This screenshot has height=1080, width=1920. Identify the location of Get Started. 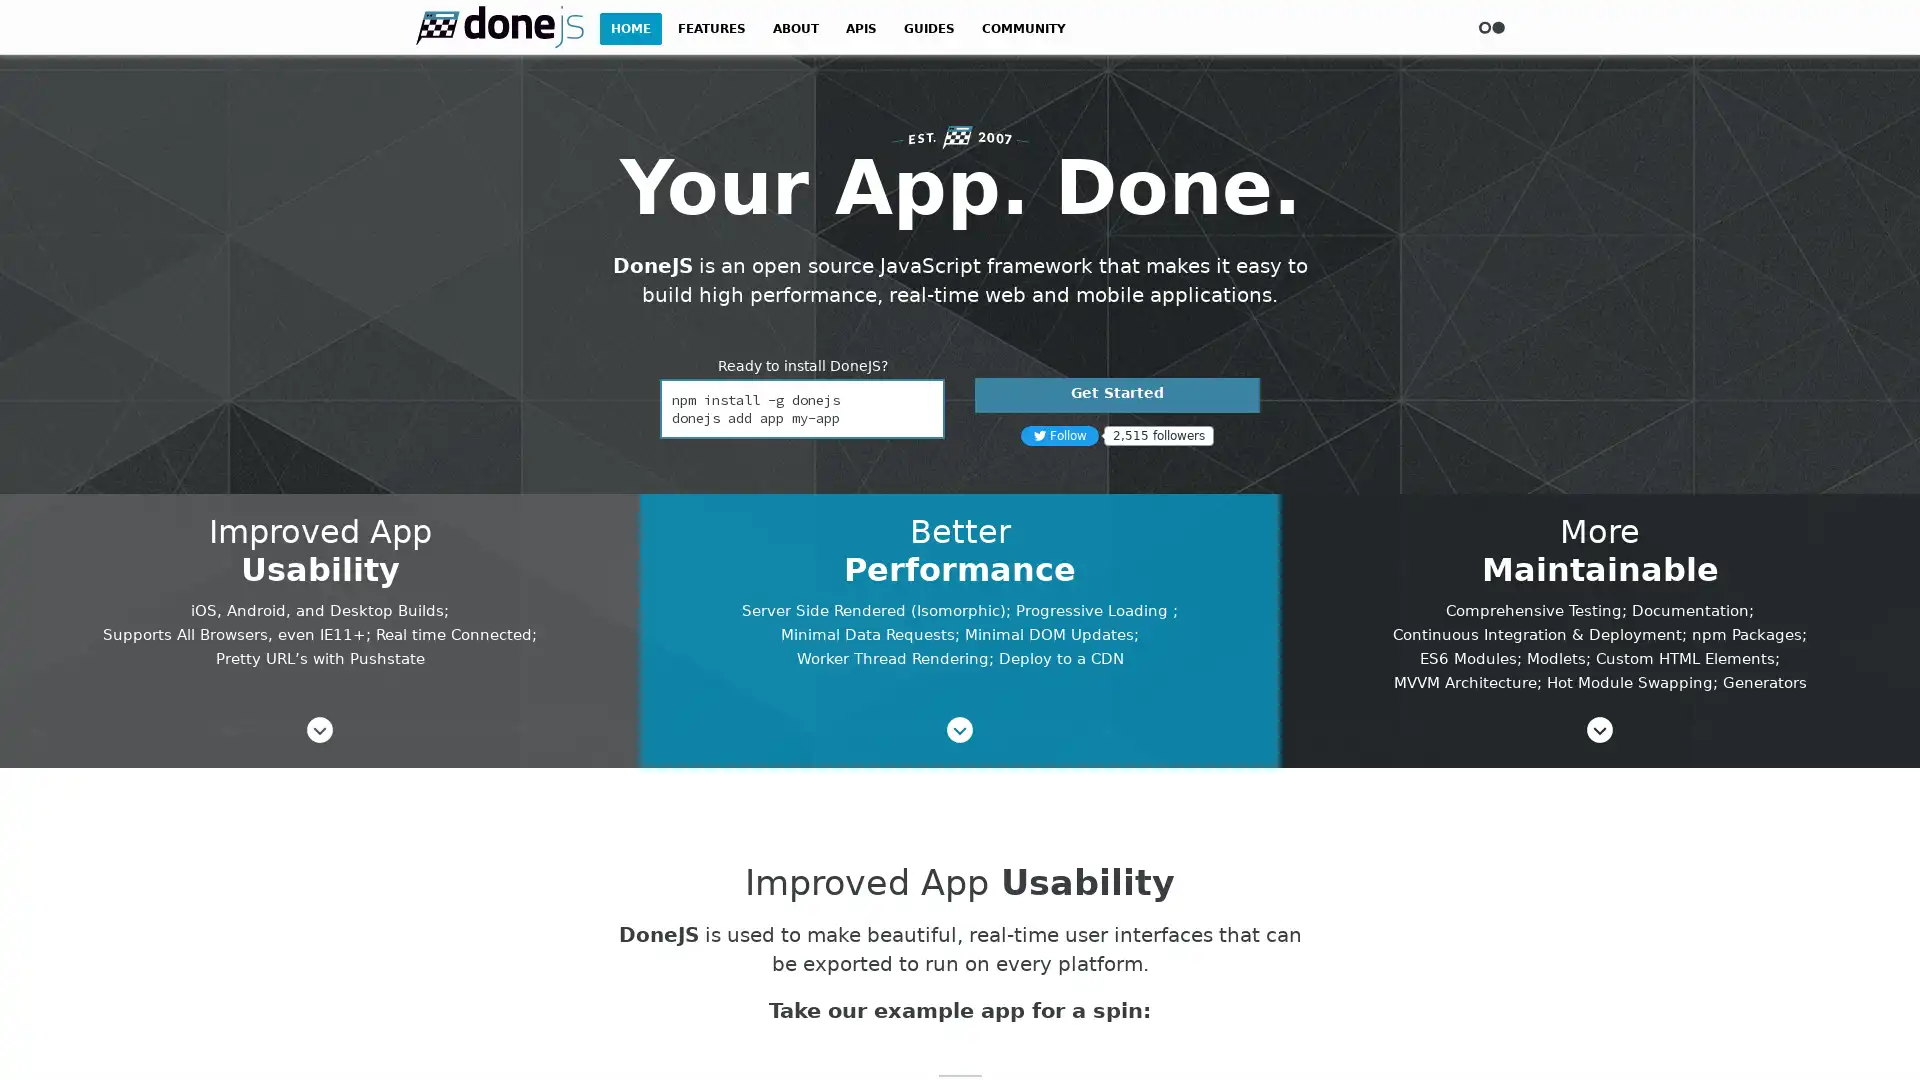
(1116, 395).